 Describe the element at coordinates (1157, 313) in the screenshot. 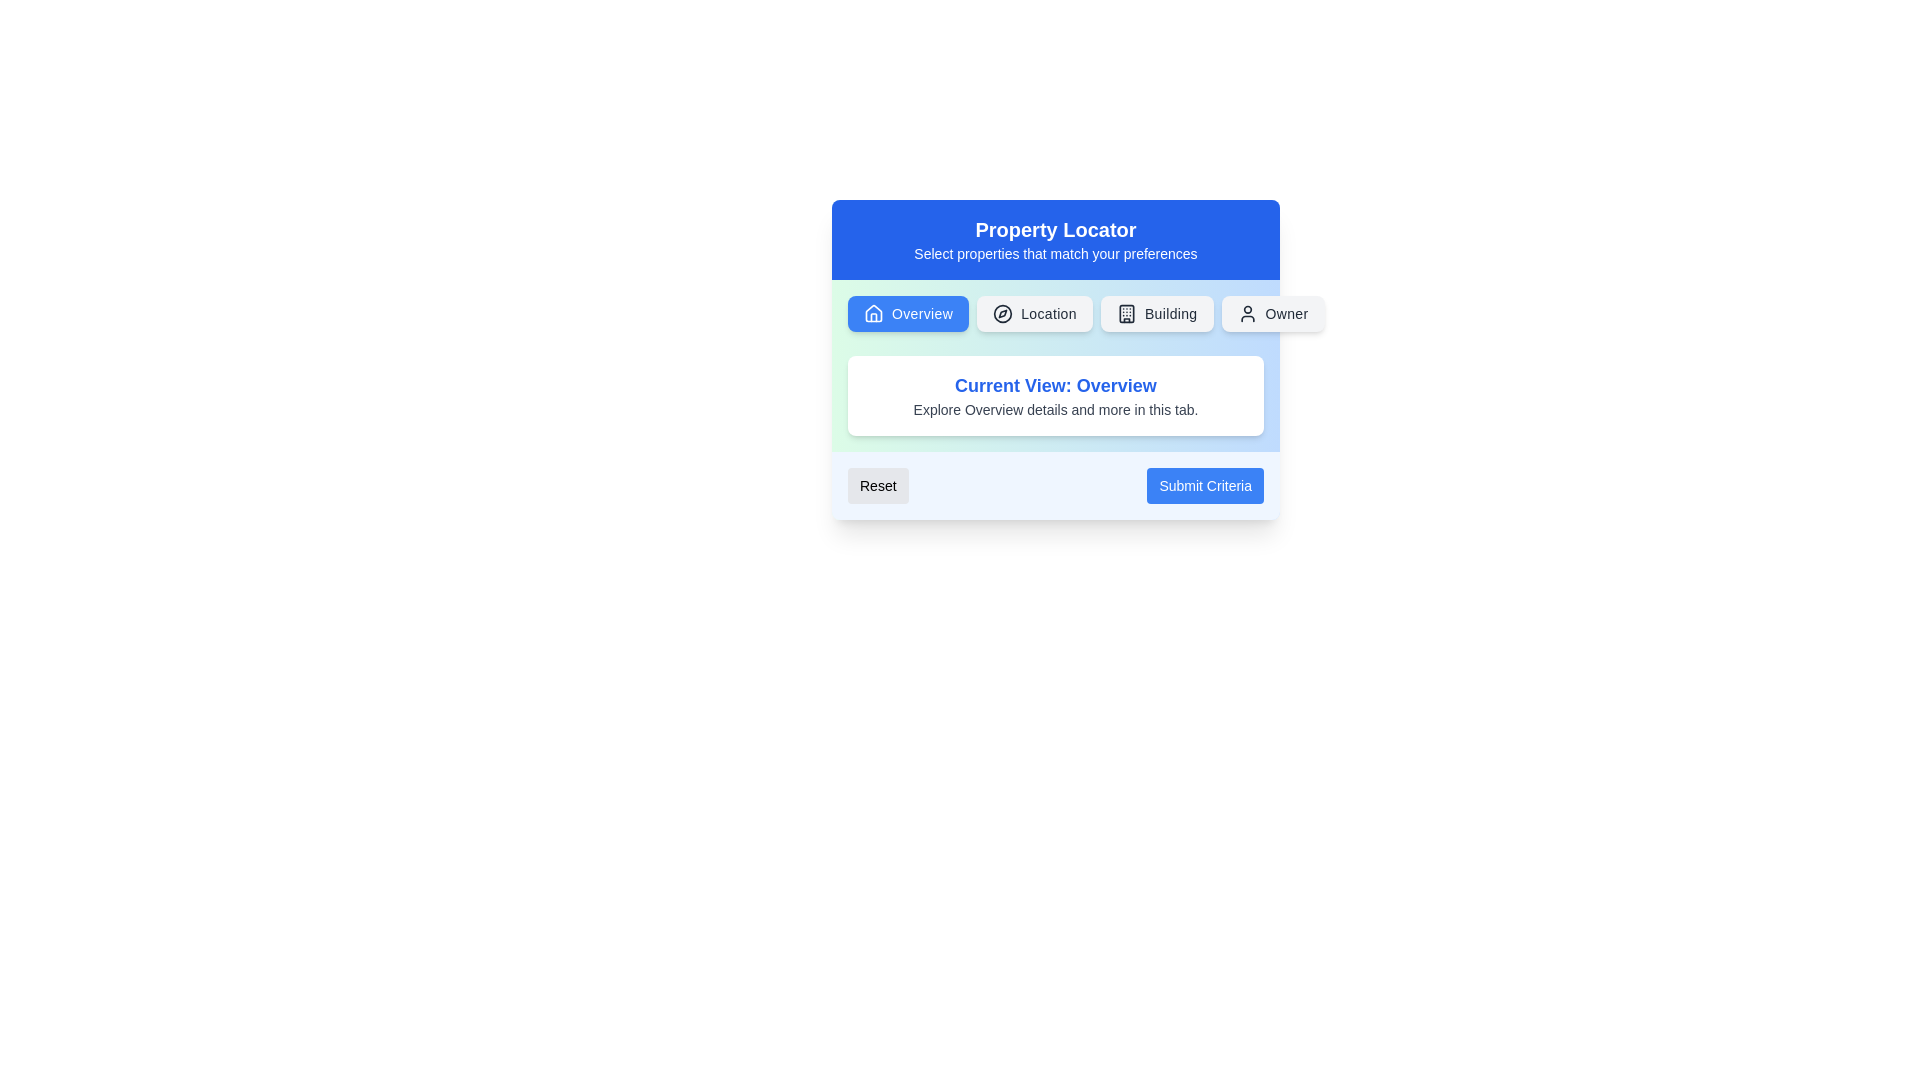

I see `the 'Building' button` at that location.